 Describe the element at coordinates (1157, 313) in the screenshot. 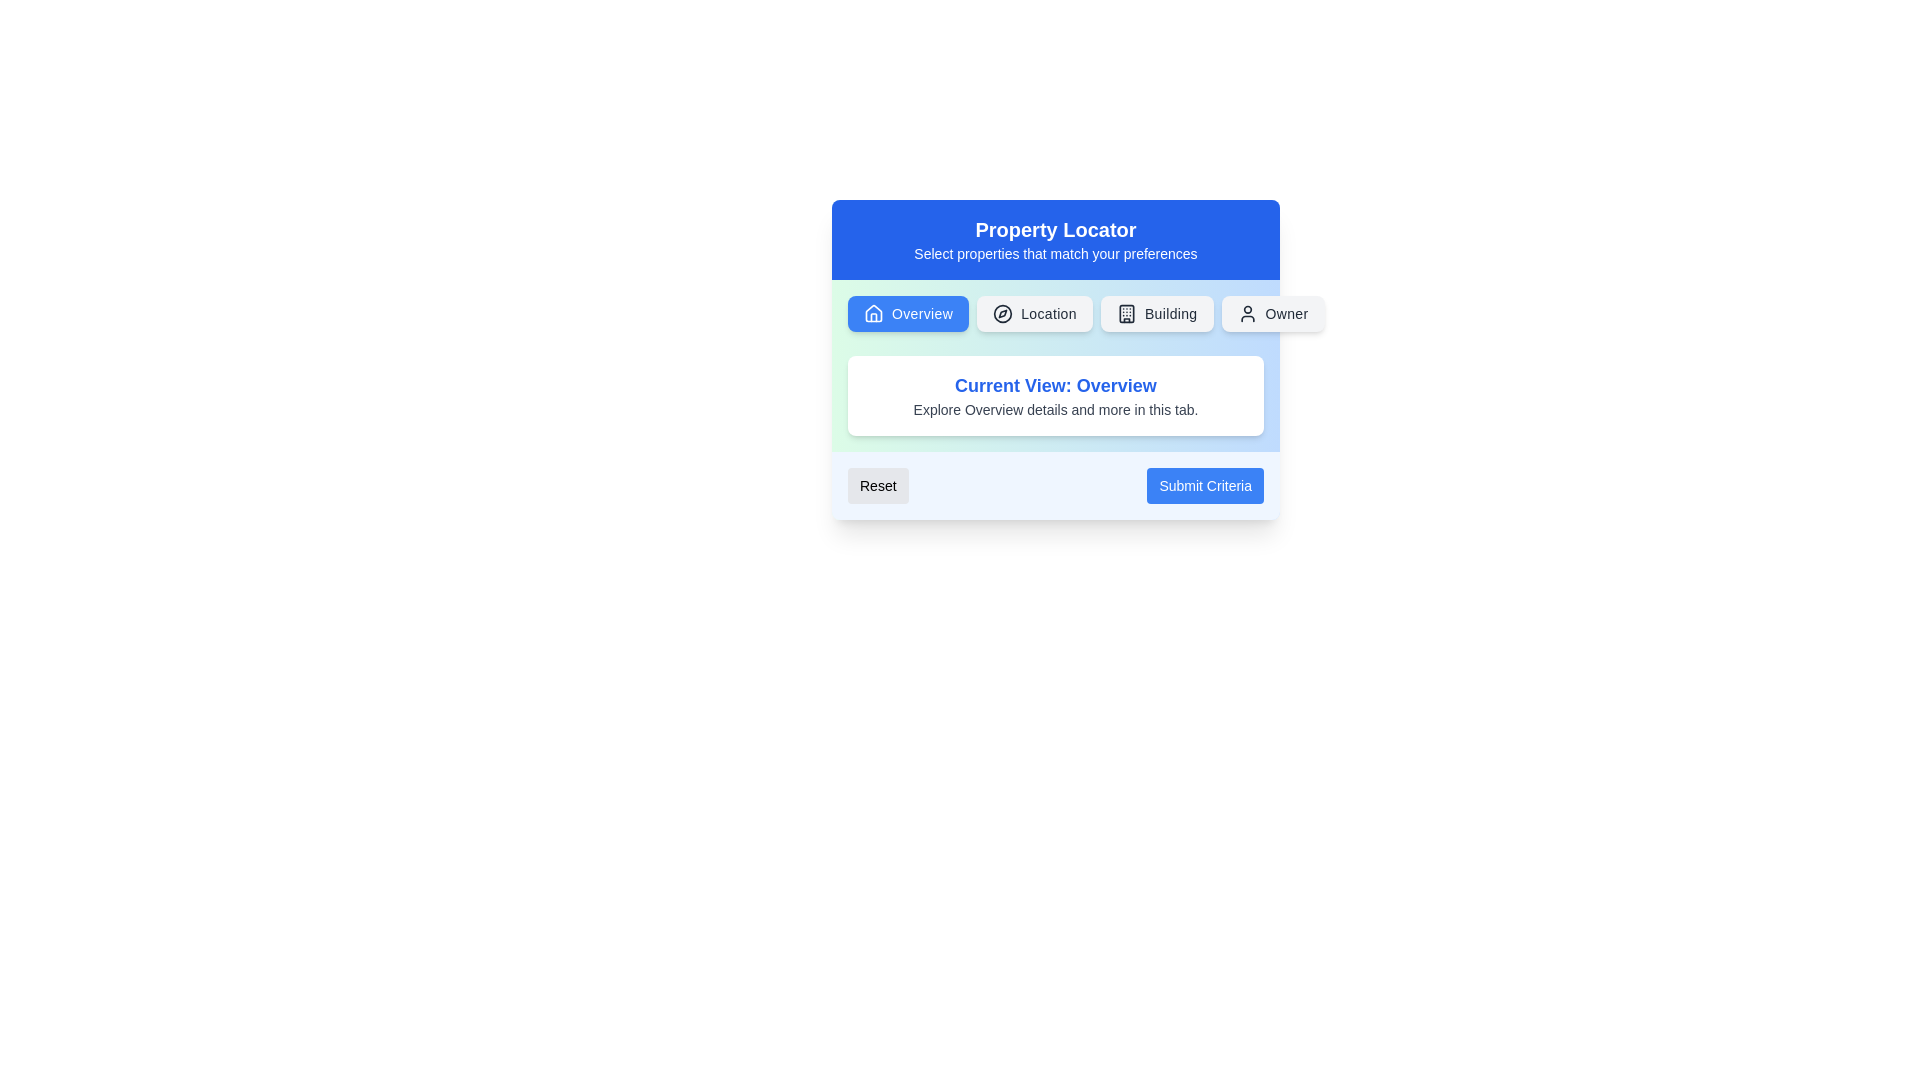

I see `the 'Building' button` at that location.